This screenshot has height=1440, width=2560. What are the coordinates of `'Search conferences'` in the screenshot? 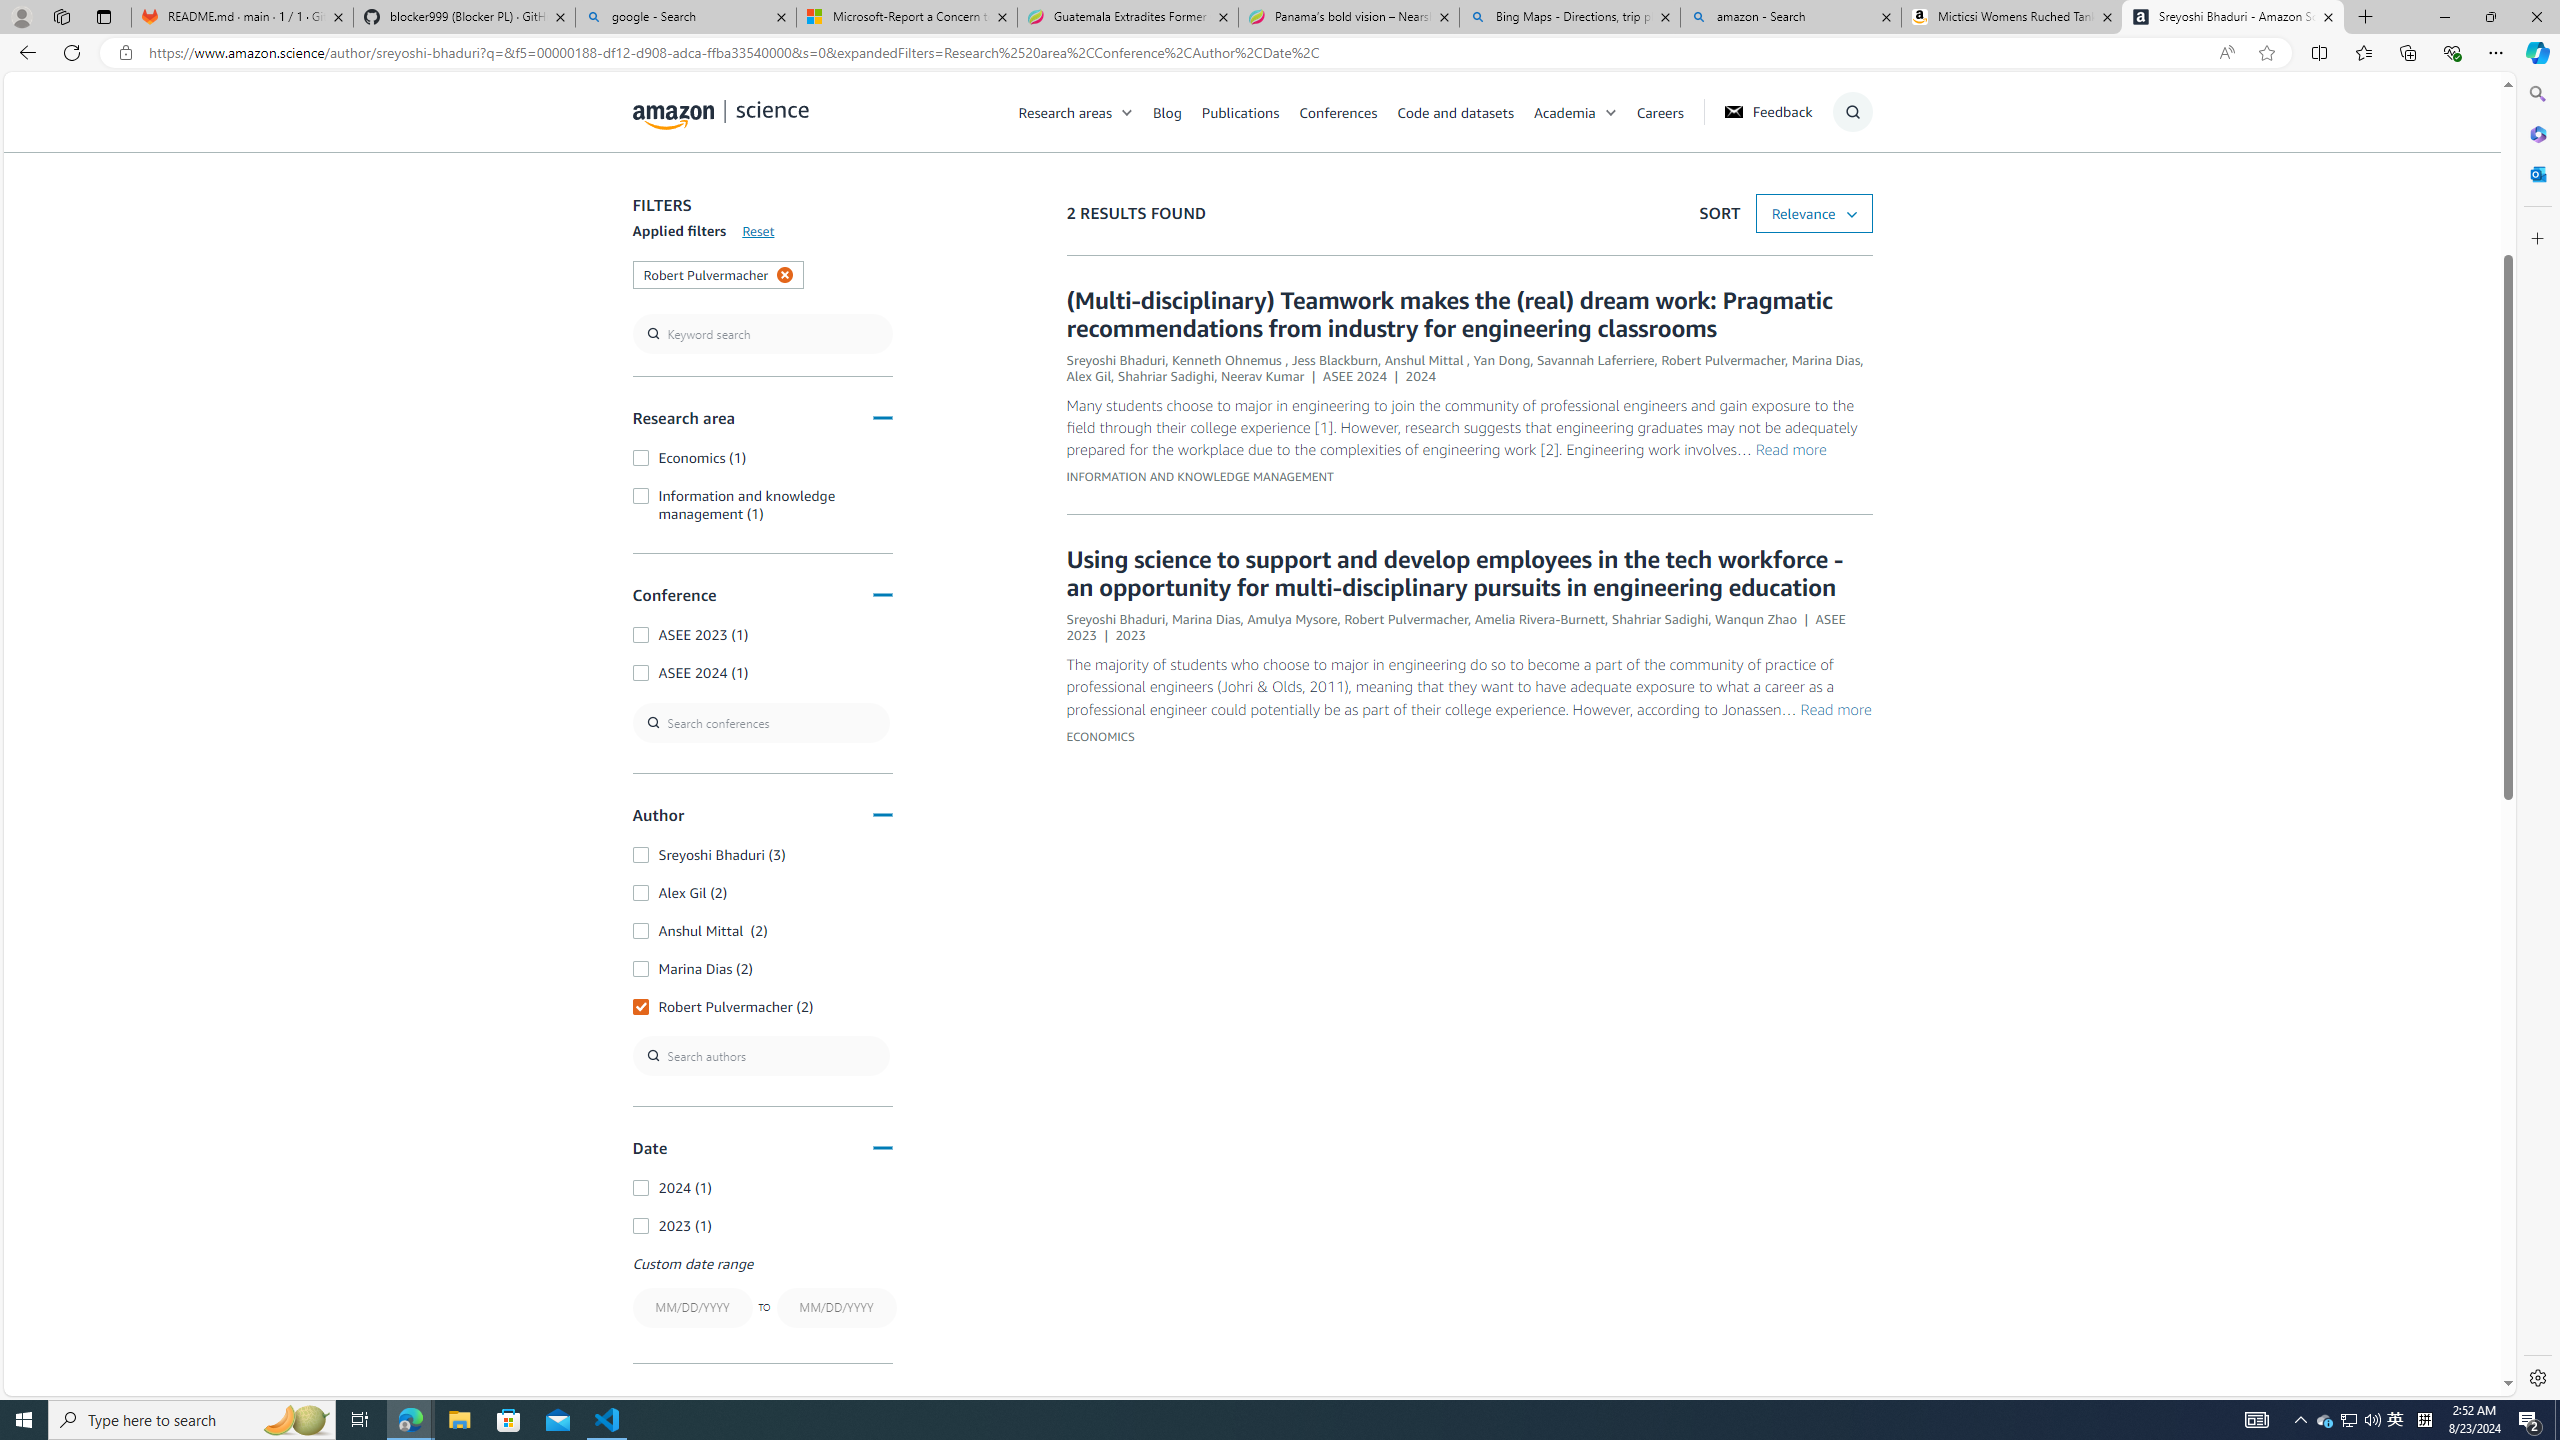 It's located at (761, 721).